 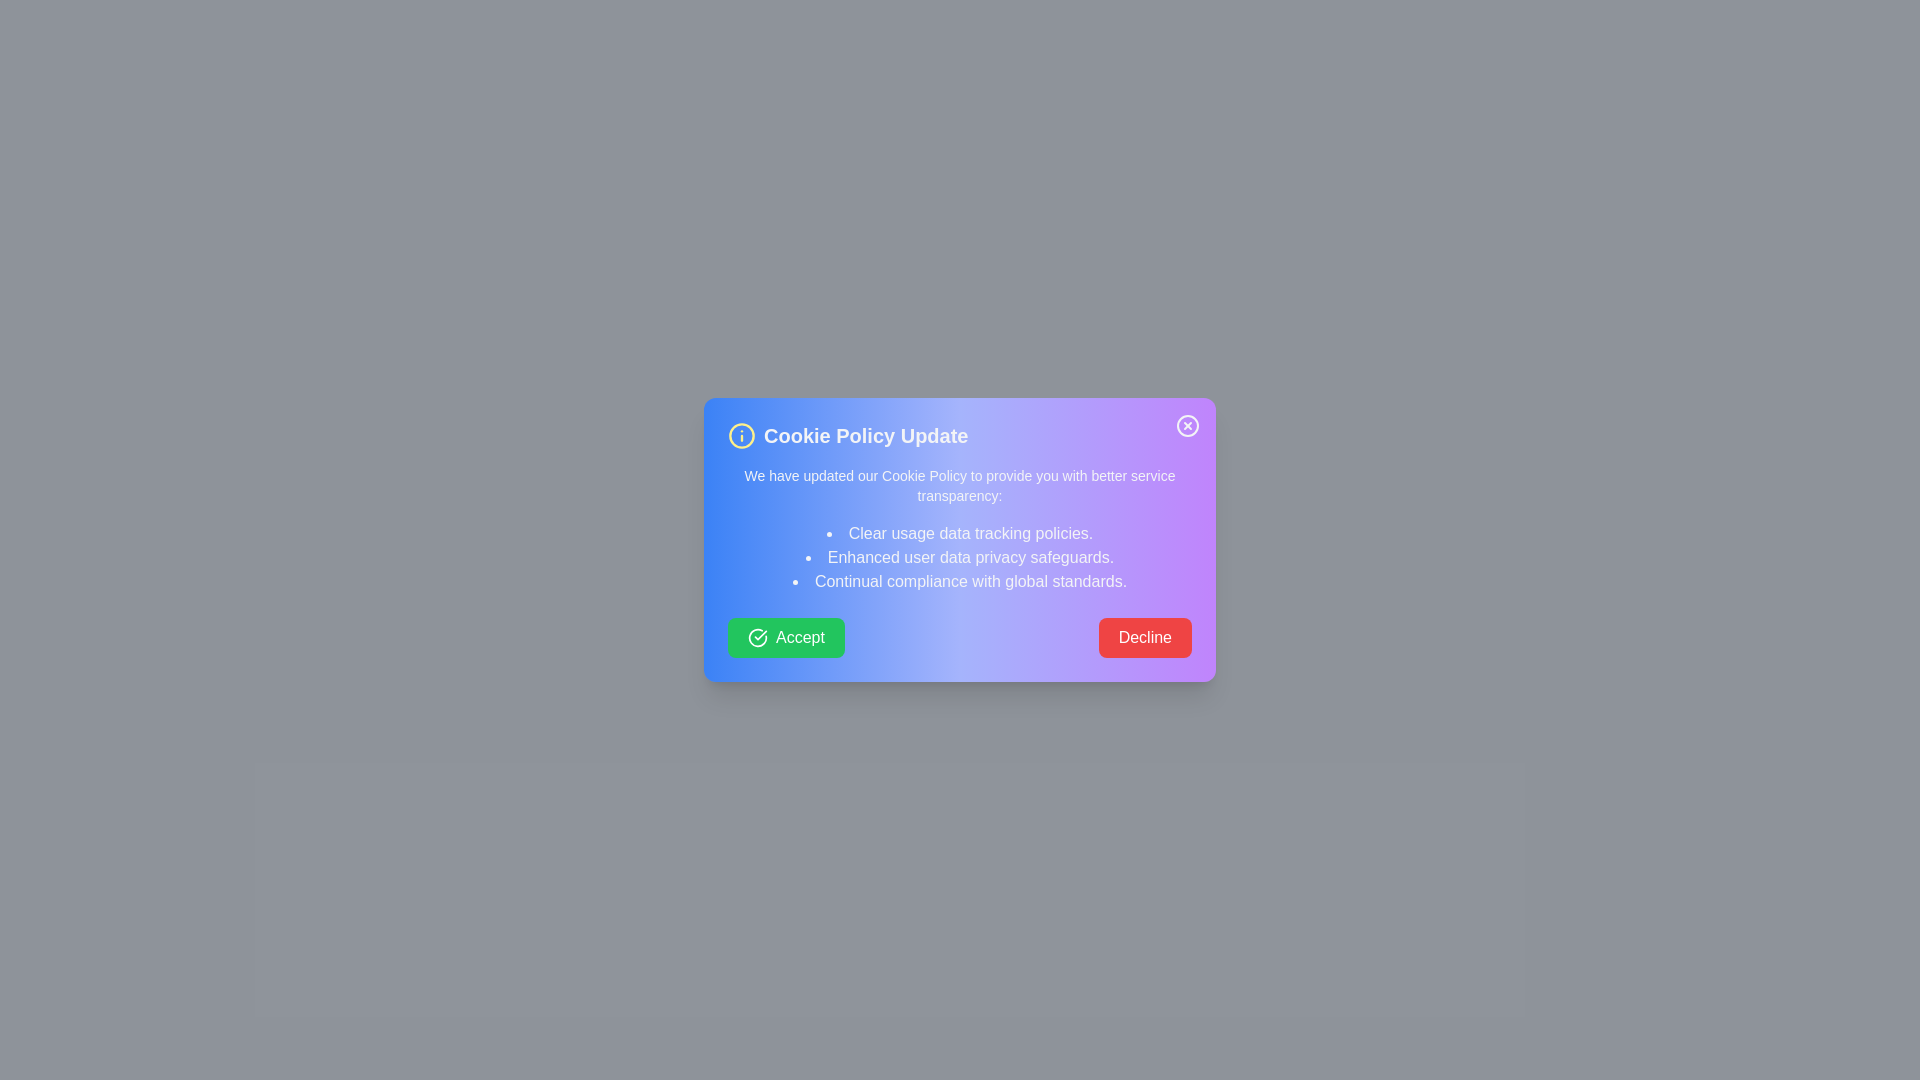 I want to click on the close button to hide the dialog, so click(x=1188, y=424).